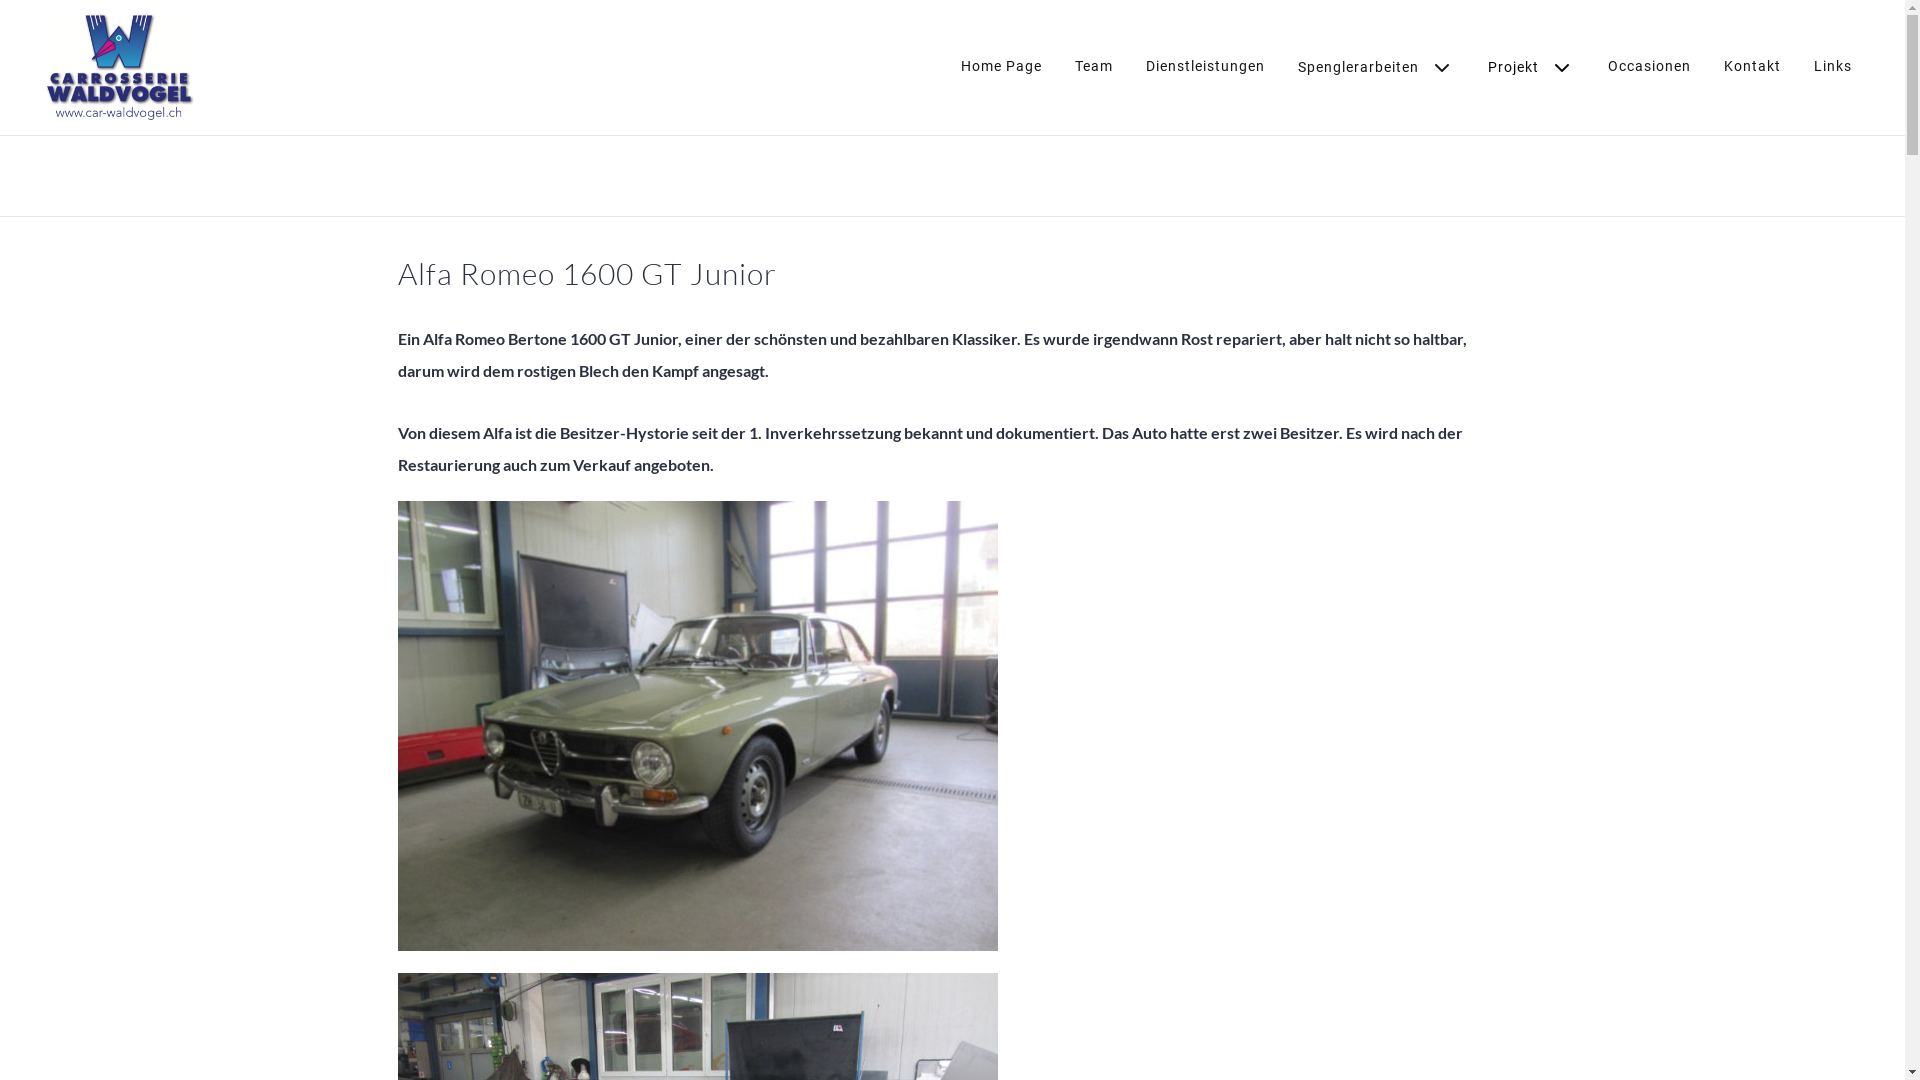 The image size is (1920, 1080). I want to click on 'logo', so click(117, 66).